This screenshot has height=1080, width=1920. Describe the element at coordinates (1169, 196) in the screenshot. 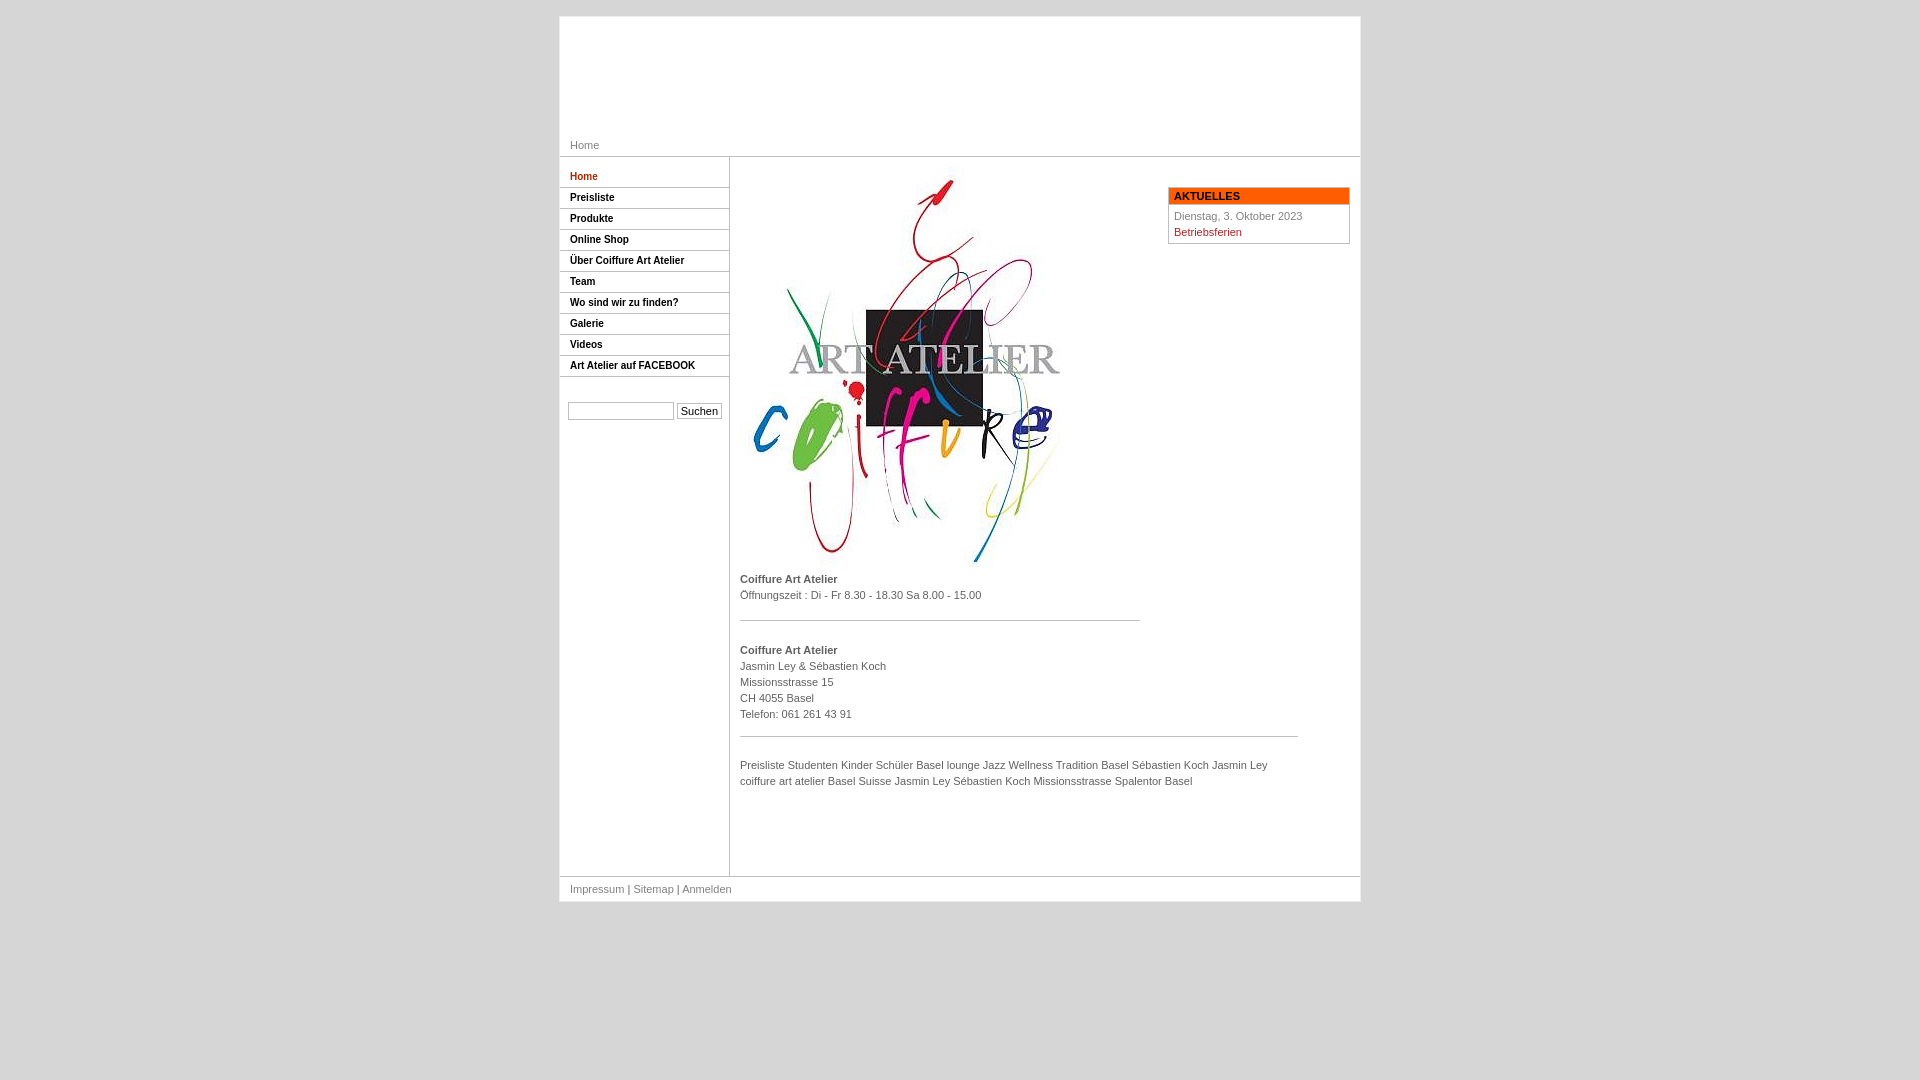

I see `'AKTUELLES'` at that location.